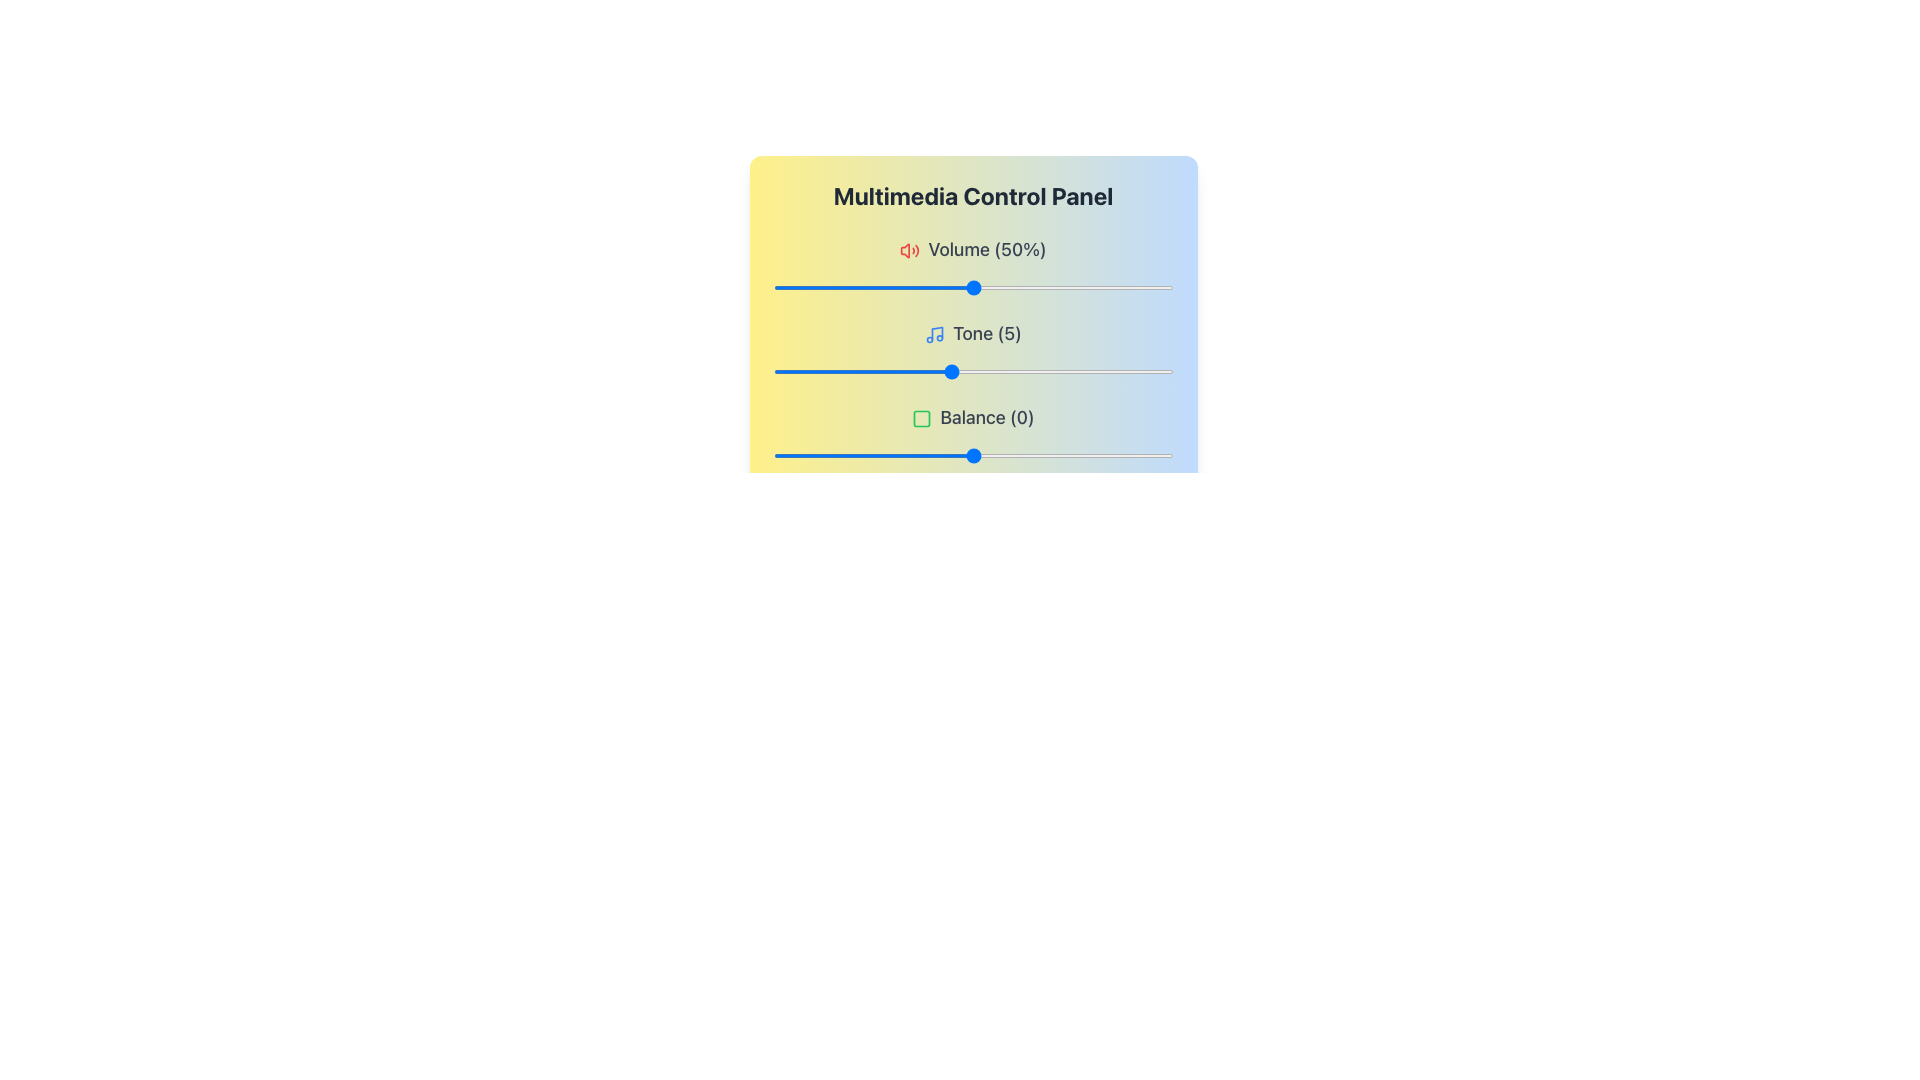 Image resolution: width=1920 pixels, height=1080 pixels. Describe the element at coordinates (973, 196) in the screenshot. I see `the main header text of the Multimedia Control Panel, which indicates its purpose and context` at that location.